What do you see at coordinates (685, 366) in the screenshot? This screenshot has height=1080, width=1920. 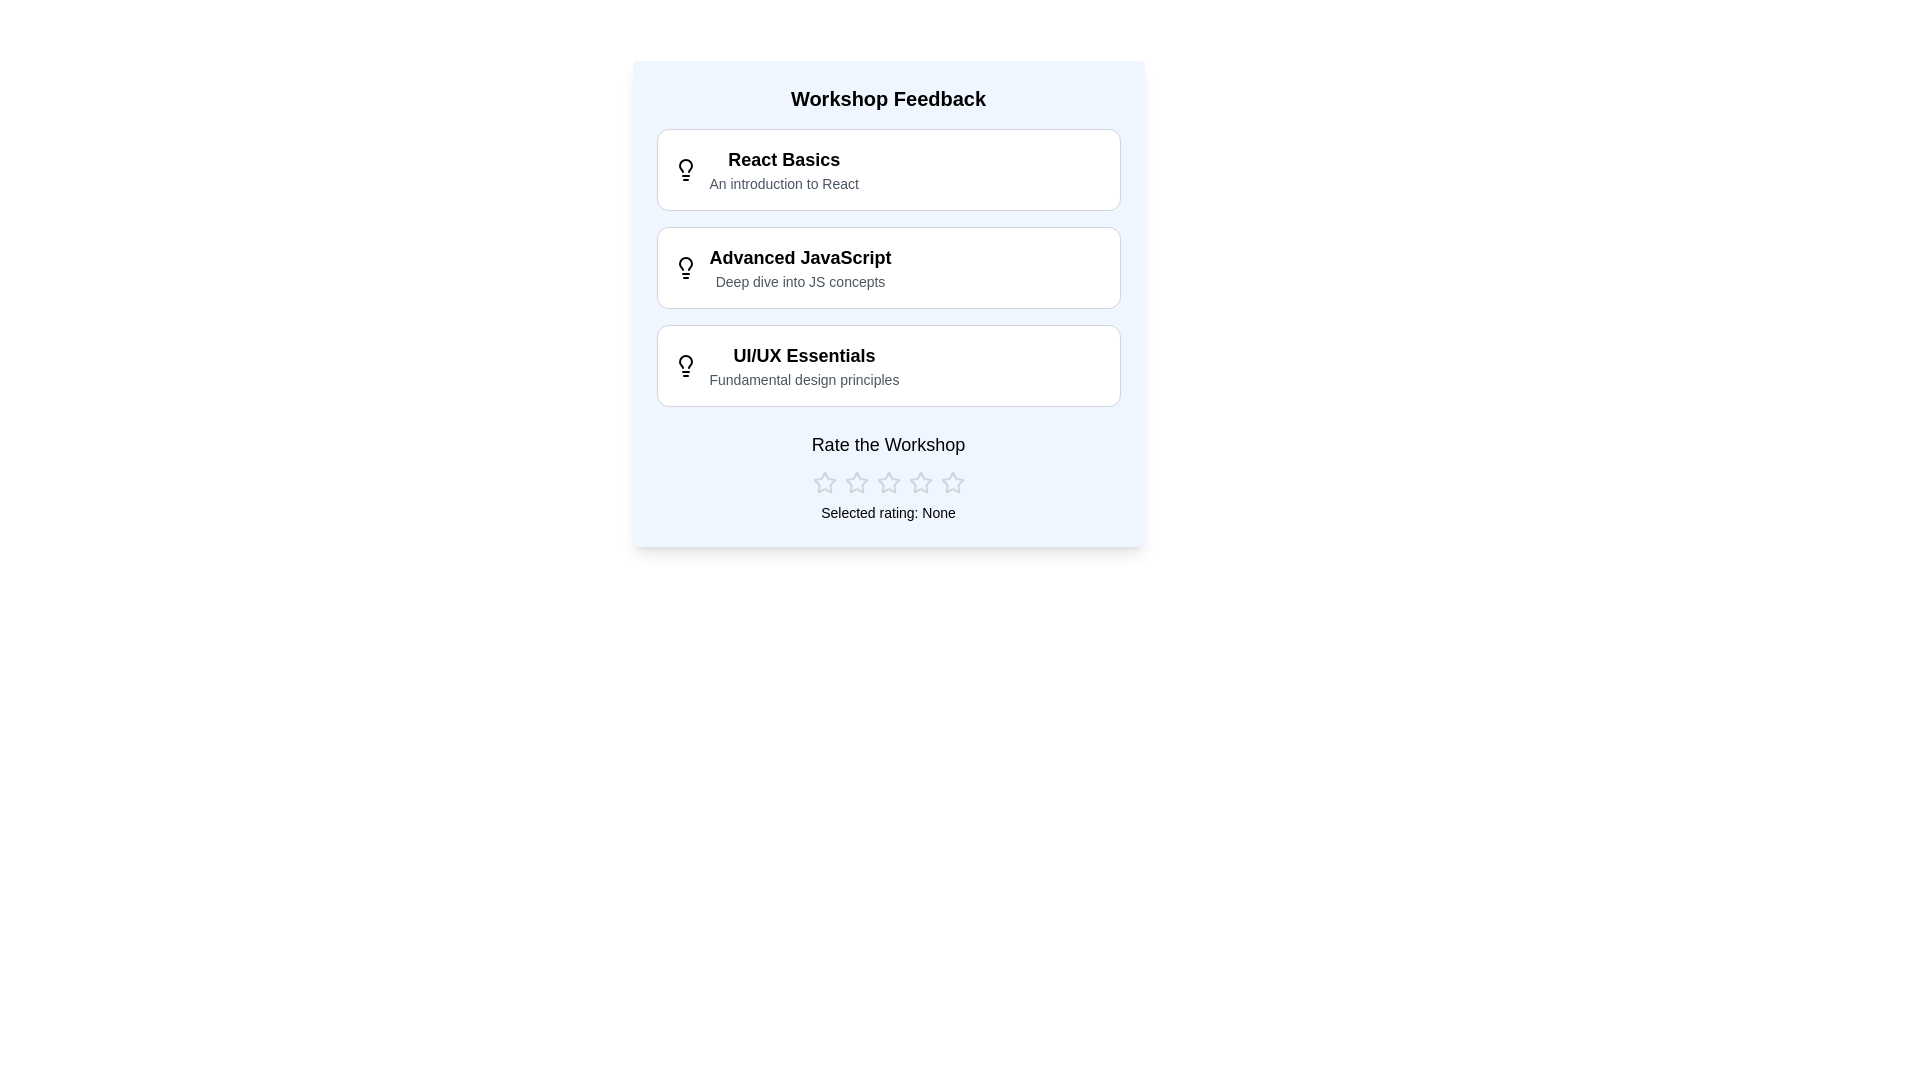 I see `the icon associated with the text 'UI/UX Essentials' located at the leftmost side of the third list item in the 'Workshop Feedback' panel` at bounding box center [685, 366].